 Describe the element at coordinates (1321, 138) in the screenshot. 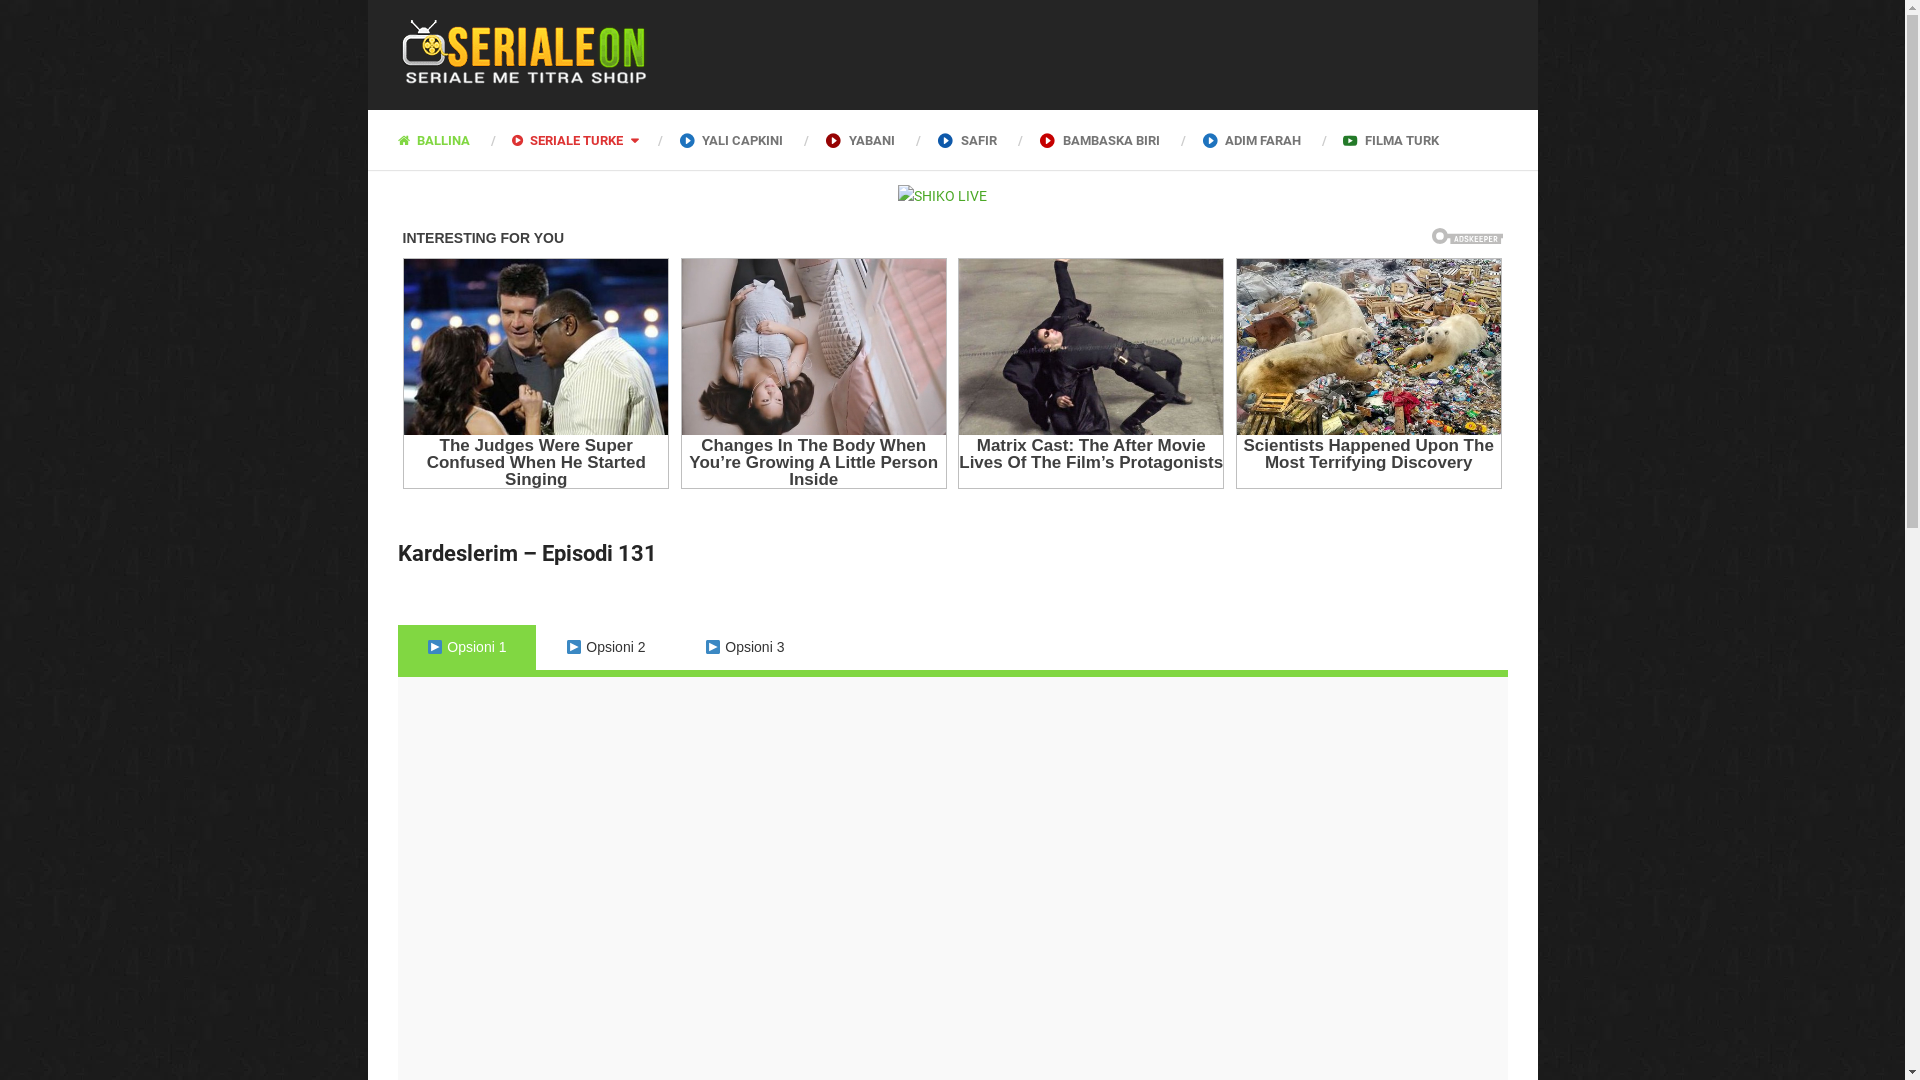

I see `'FILMA TURK'` at that location.